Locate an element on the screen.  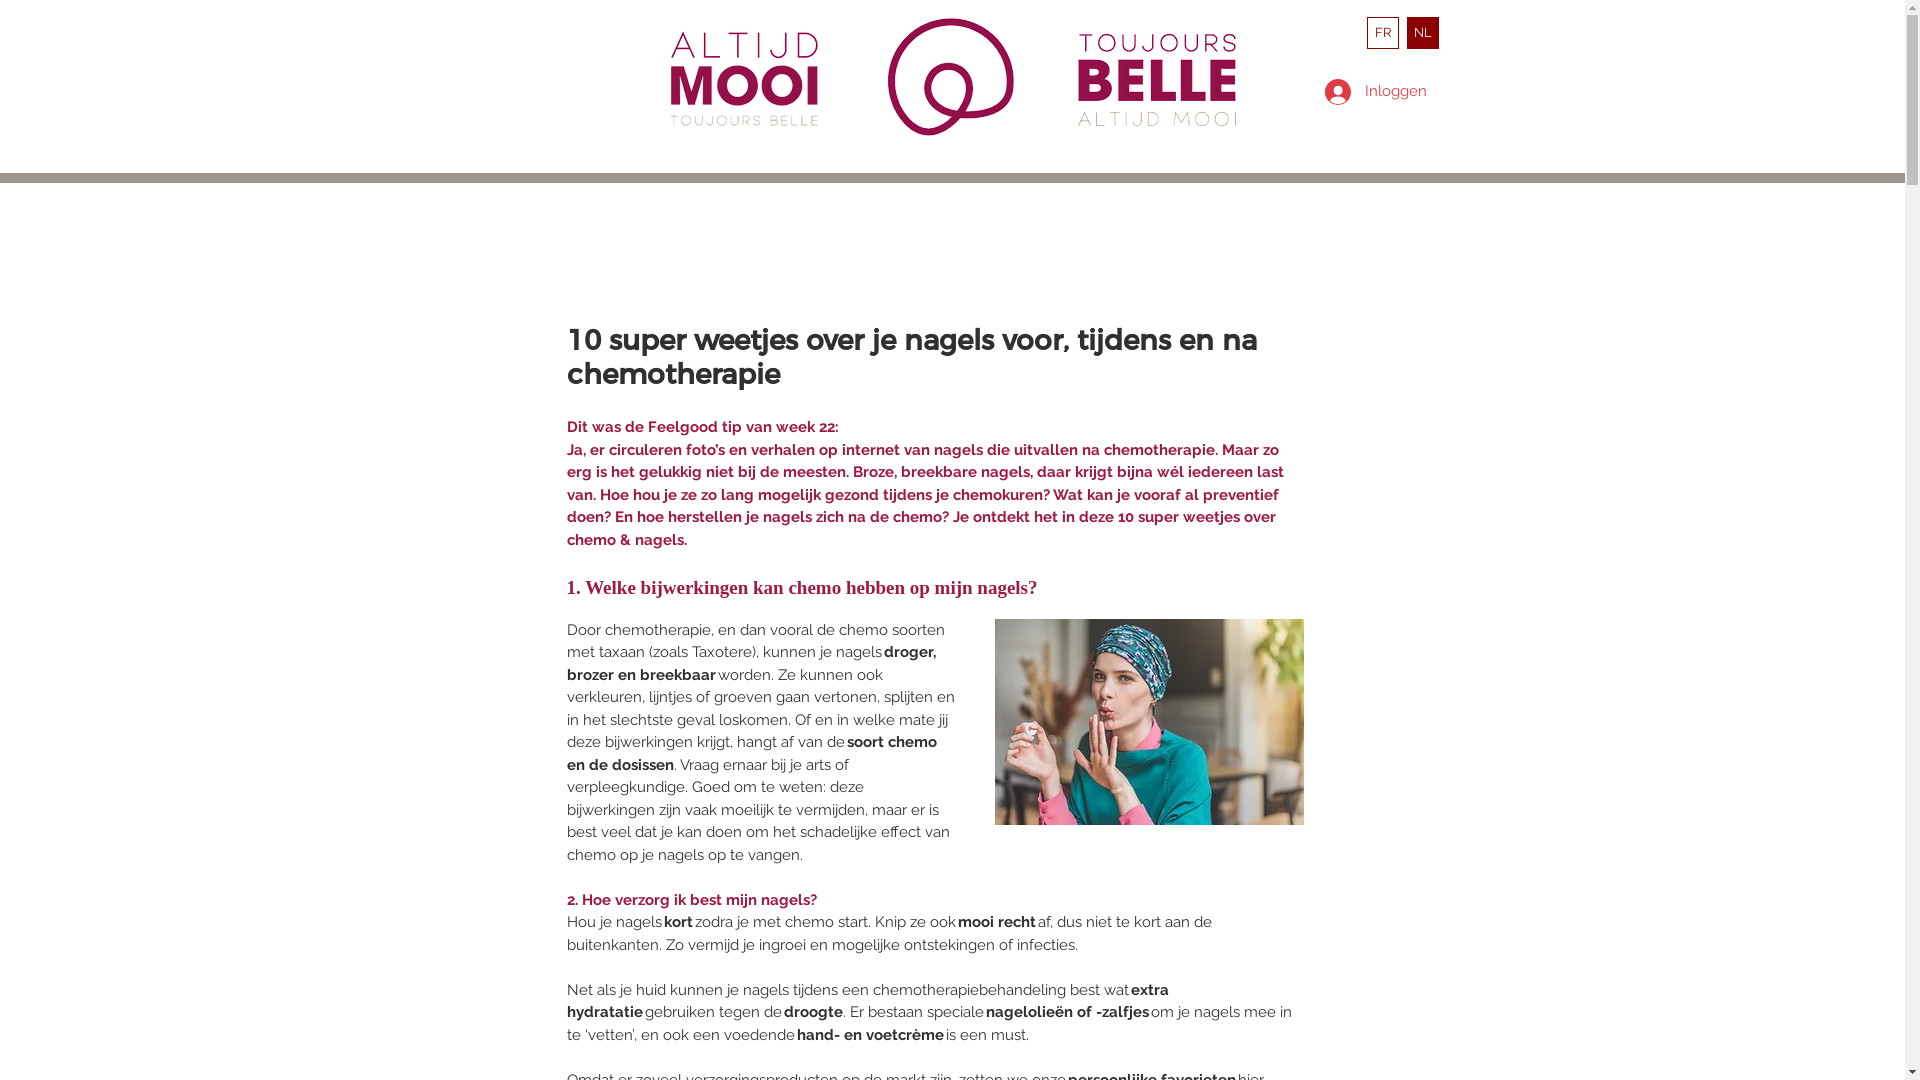
'ALTIJDMOOI_FRLOGO_HRES_edited_edited.png' is located at coordinates (1161, 78).